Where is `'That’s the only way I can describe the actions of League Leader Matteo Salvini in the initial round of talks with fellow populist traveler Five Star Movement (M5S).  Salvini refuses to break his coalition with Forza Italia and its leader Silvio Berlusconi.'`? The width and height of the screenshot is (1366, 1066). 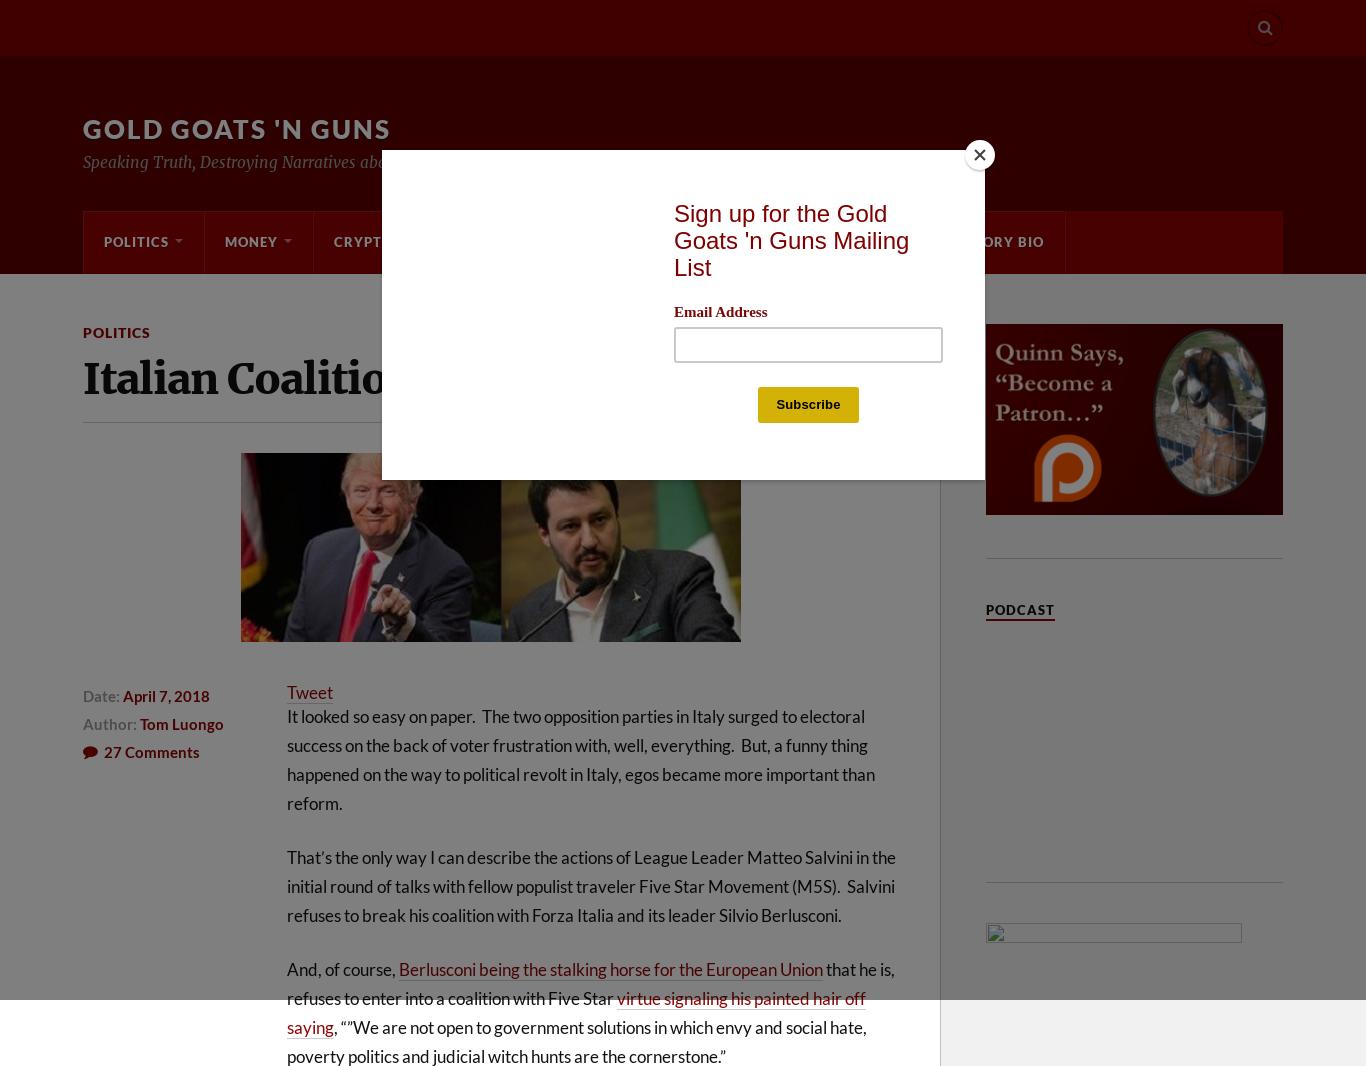
'That’s the only way I can describe the actions of League Leader Matteo Salvini in the initial round of talks with fellow populist traveler Five Star Movement (M5S).  Salvini refuses to break his coalition with Forza Italia and its leader Silvio Berlusconi.' is located at coordinates (590, 885).